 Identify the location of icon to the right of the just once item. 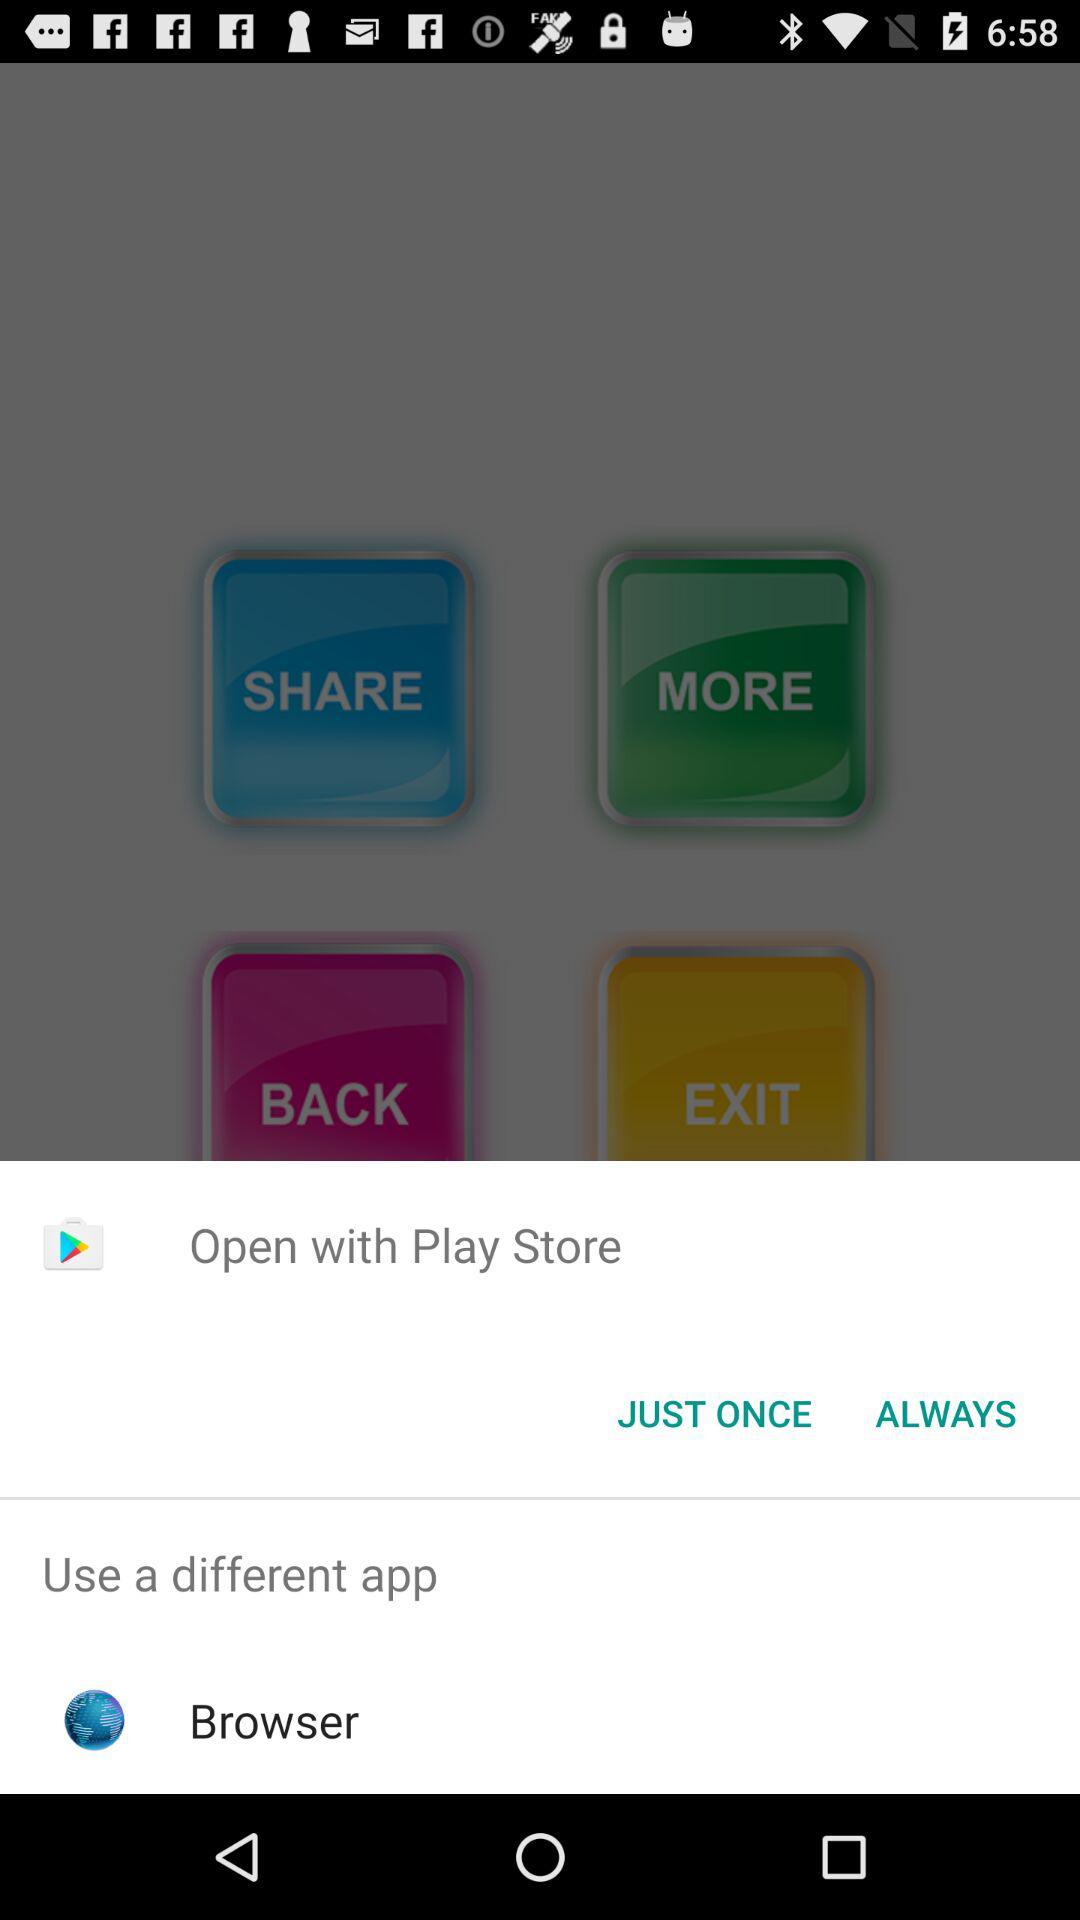
(945, 1411).